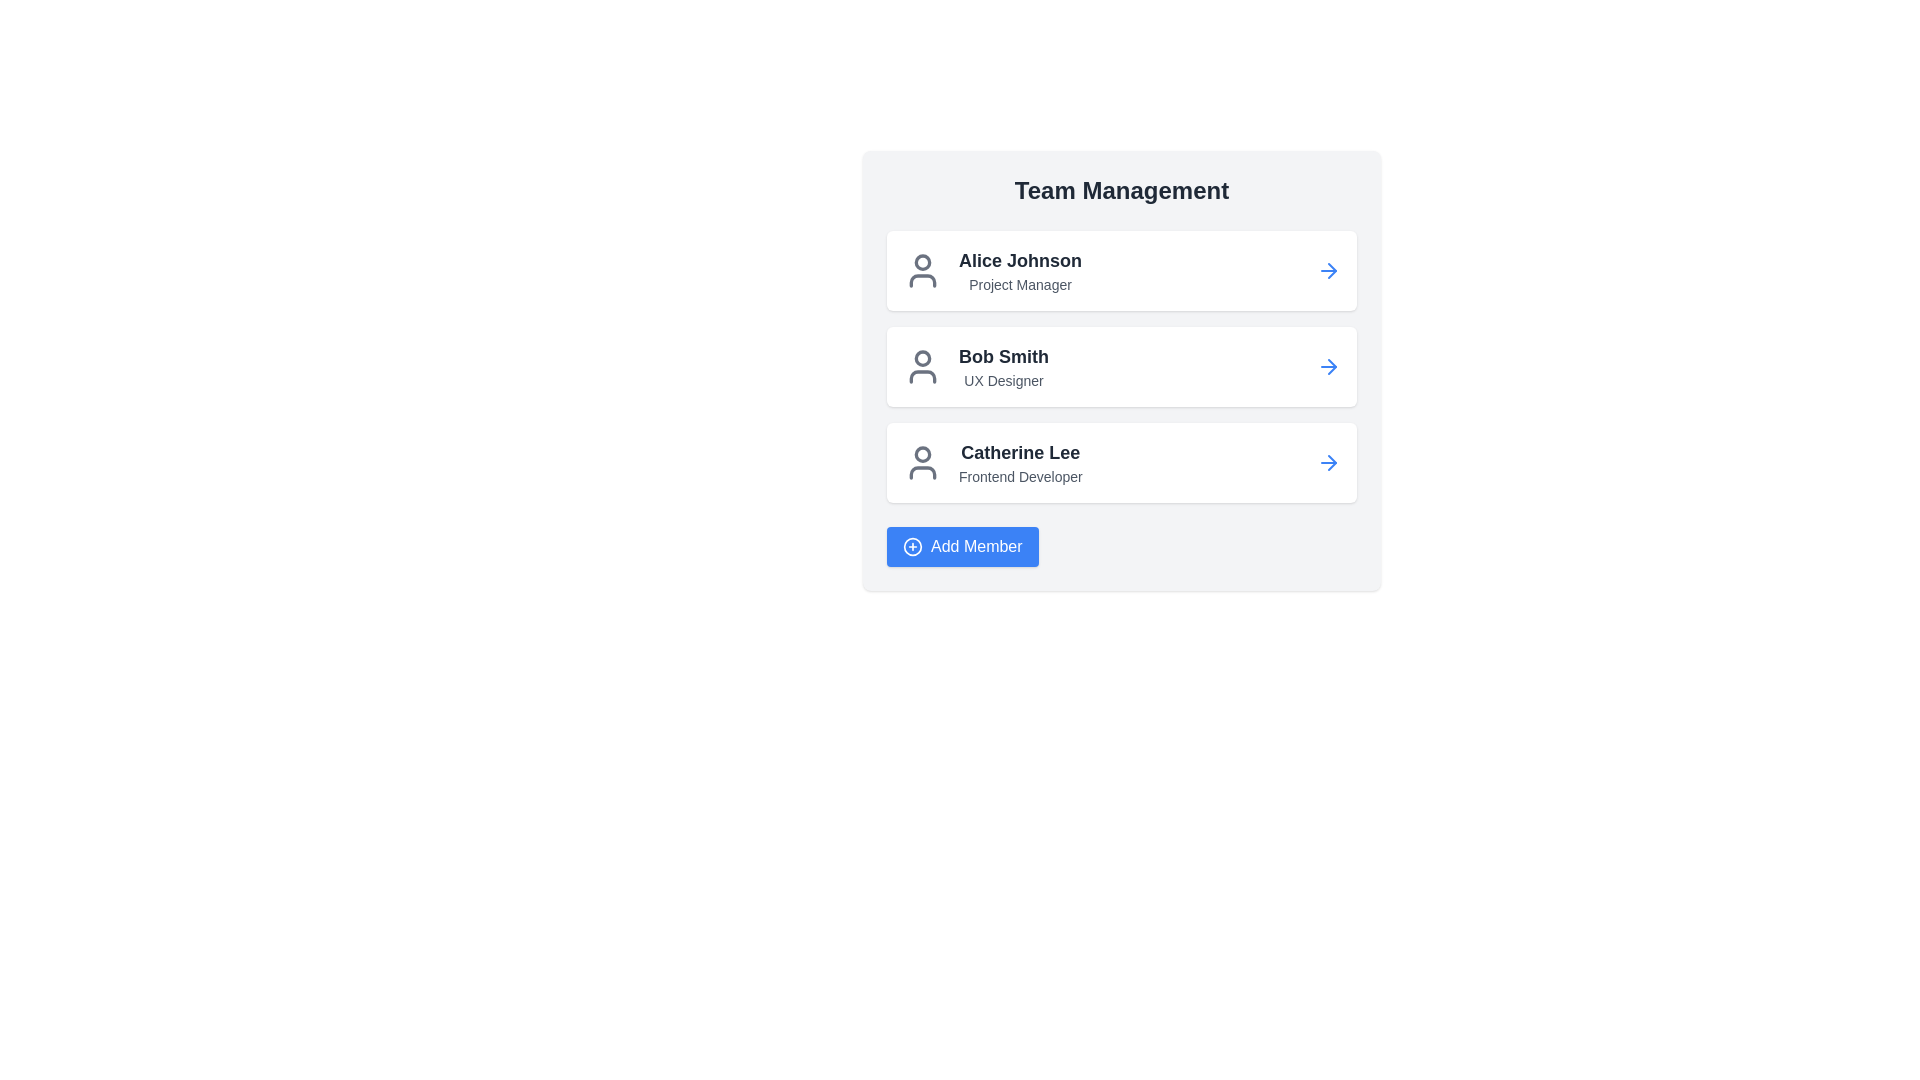  What do you see at coordinates (1020, 477) in the screenshot?
I see `the static text label that denotes the professional role associated with 'Catherine Lee', positioned directly beneath her name in the third card of the 'Team Management' section` at bounding box center [1020, 477].